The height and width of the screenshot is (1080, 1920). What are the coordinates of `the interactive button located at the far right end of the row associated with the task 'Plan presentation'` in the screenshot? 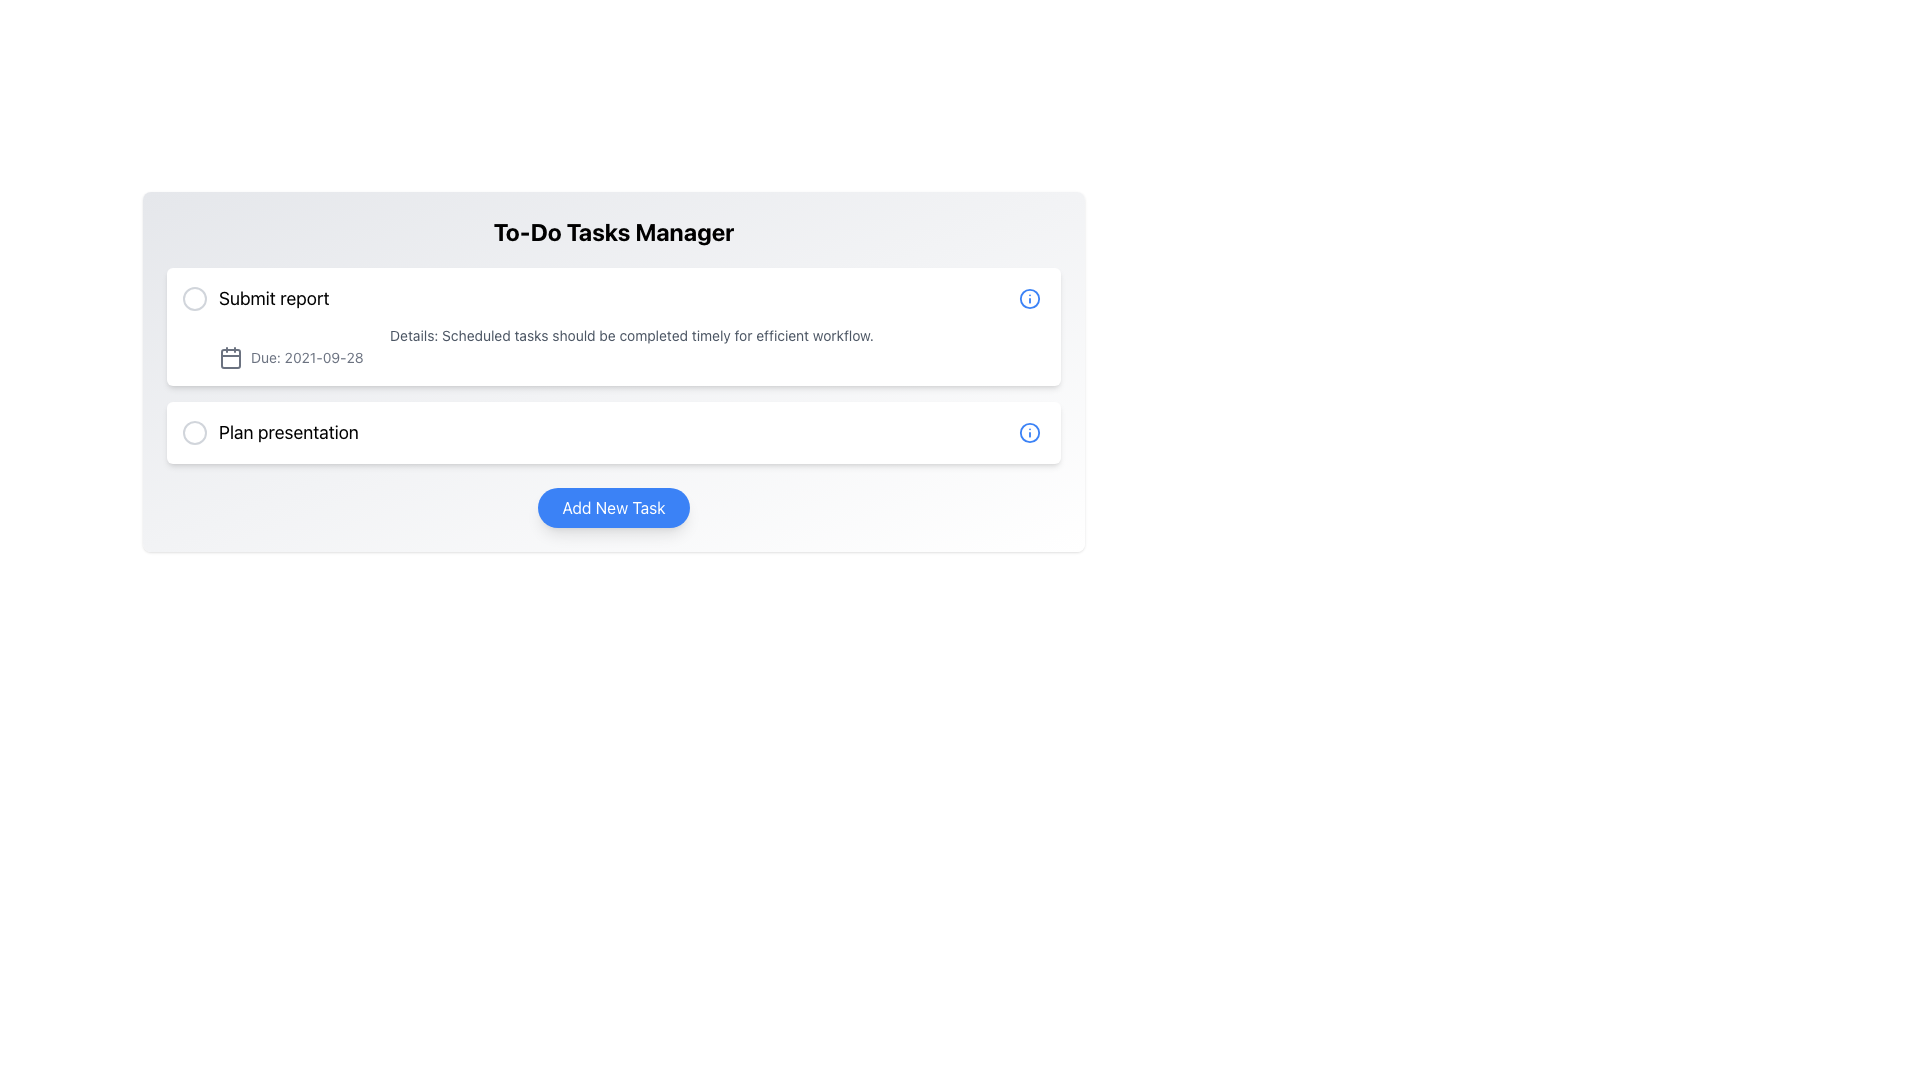 It's located at (1030, 431).